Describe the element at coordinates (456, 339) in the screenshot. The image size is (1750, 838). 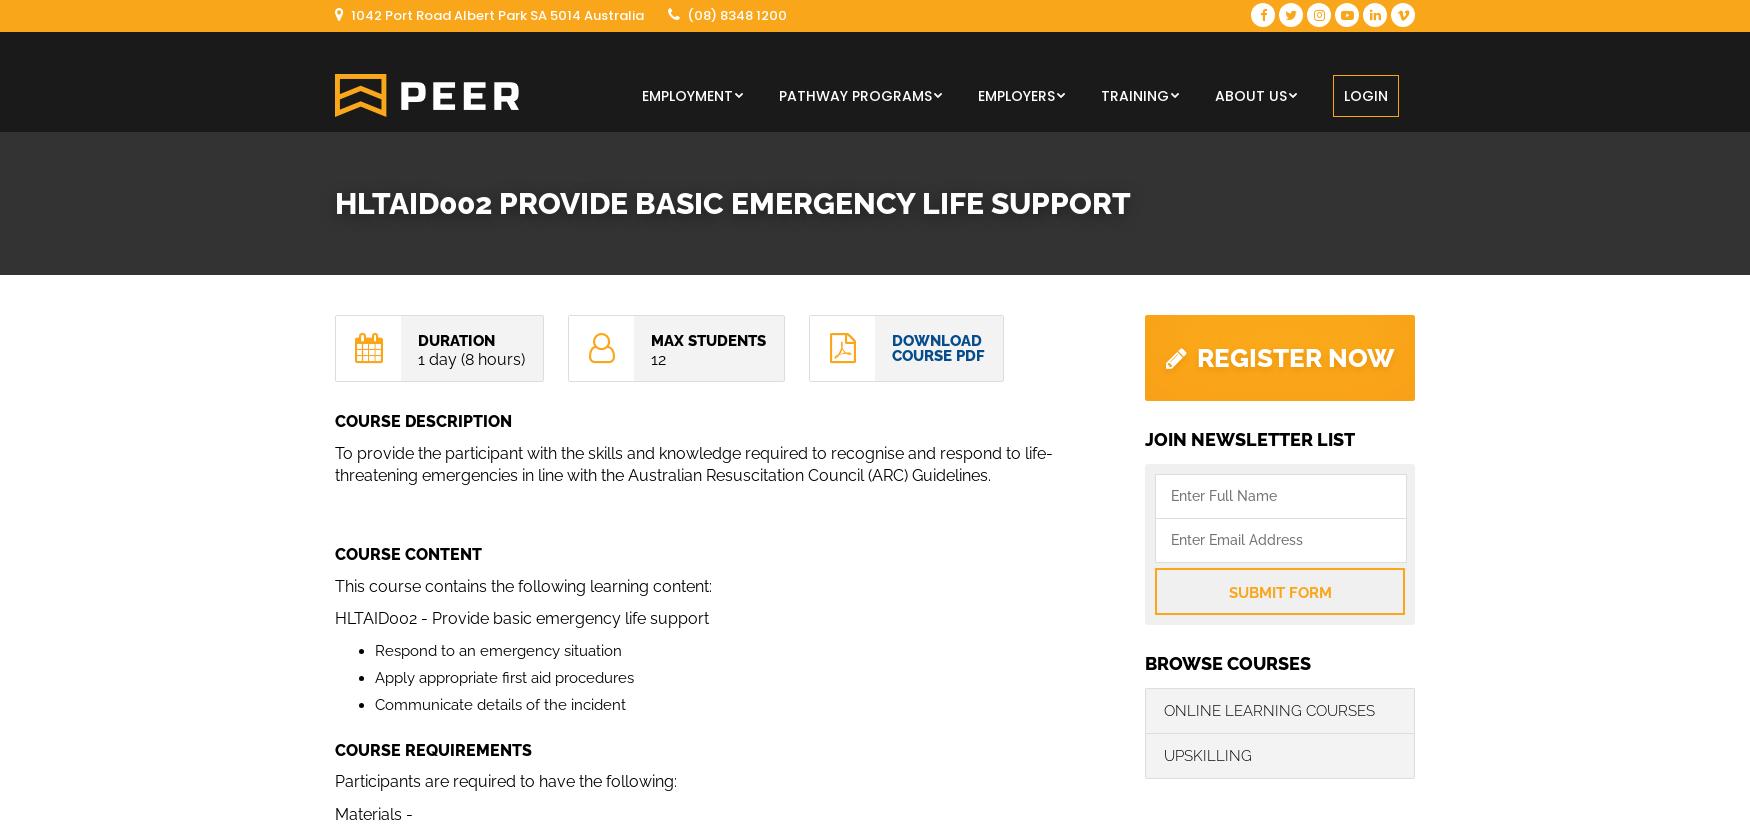
I see `'Duration'` at that location.